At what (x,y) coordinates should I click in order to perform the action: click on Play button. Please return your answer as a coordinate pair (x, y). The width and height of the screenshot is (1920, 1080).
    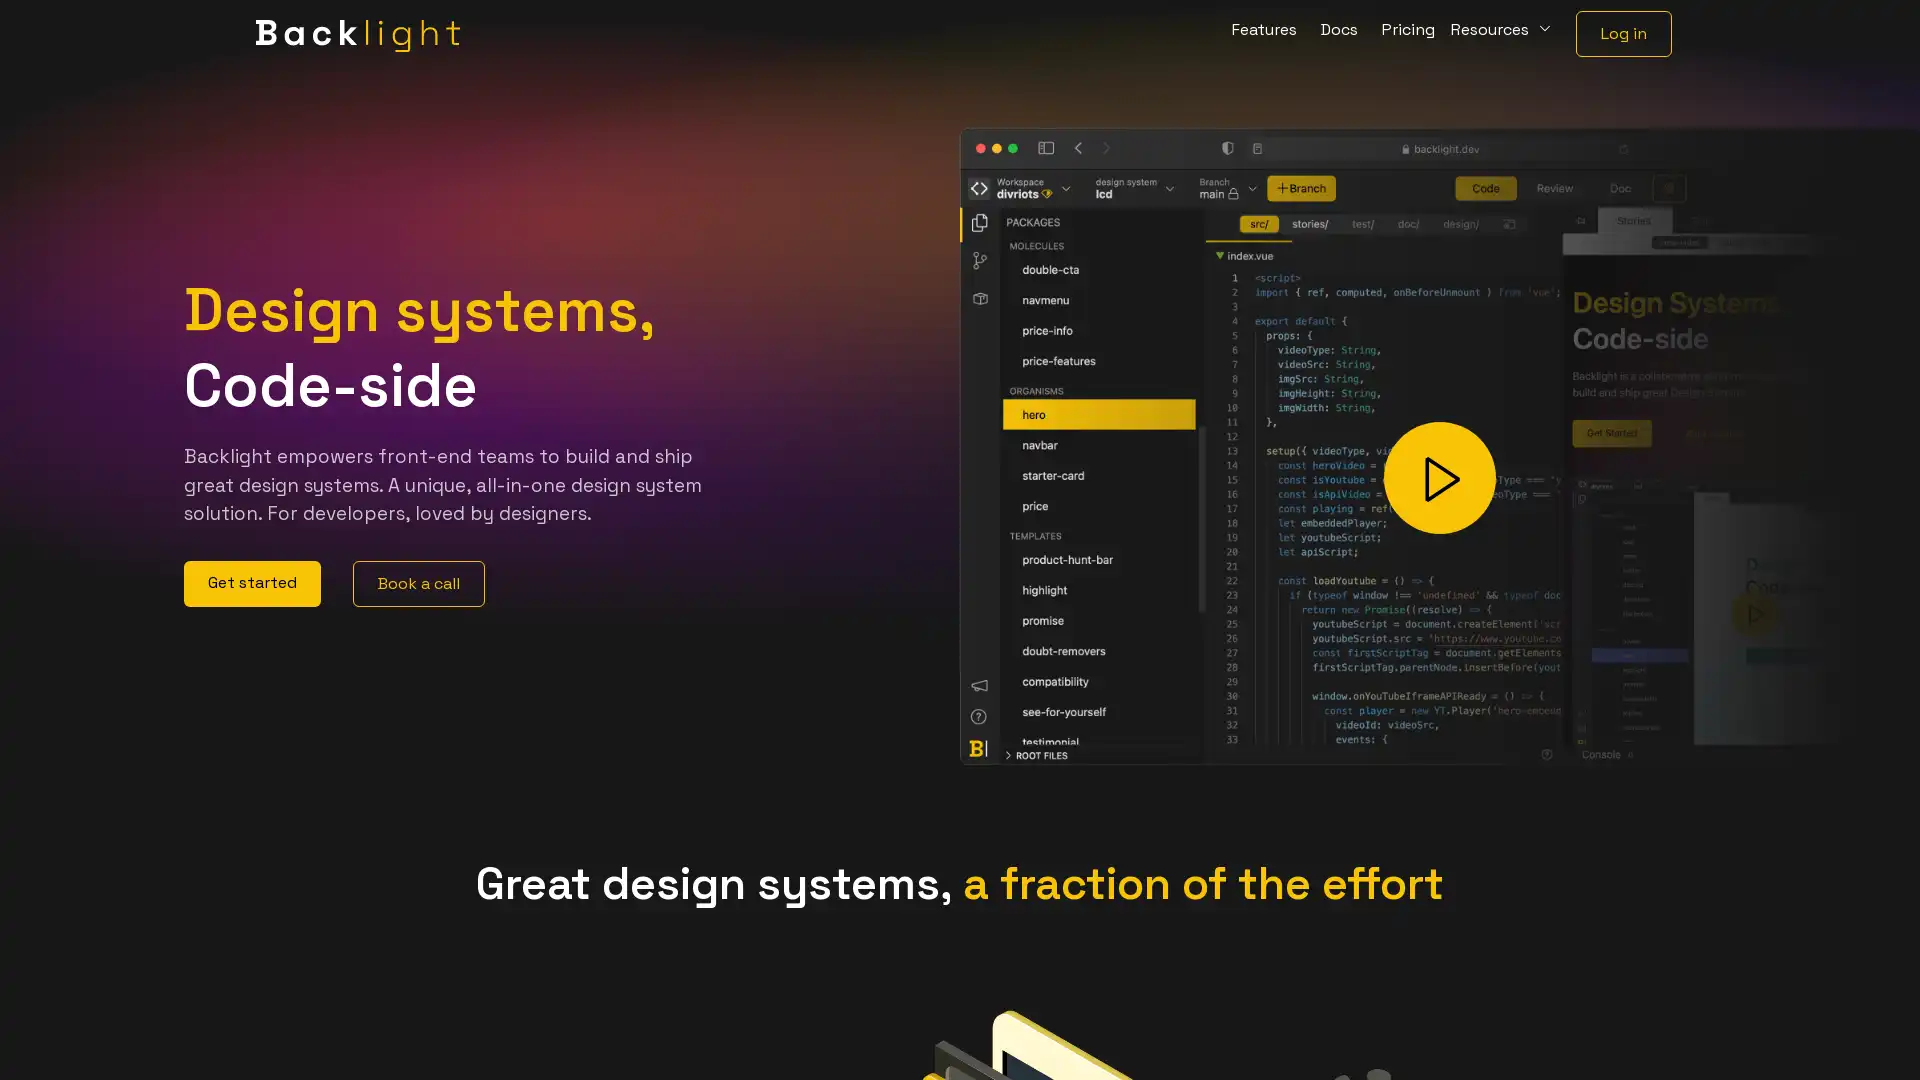
    Looking at the image, I should click on (1440, 478).